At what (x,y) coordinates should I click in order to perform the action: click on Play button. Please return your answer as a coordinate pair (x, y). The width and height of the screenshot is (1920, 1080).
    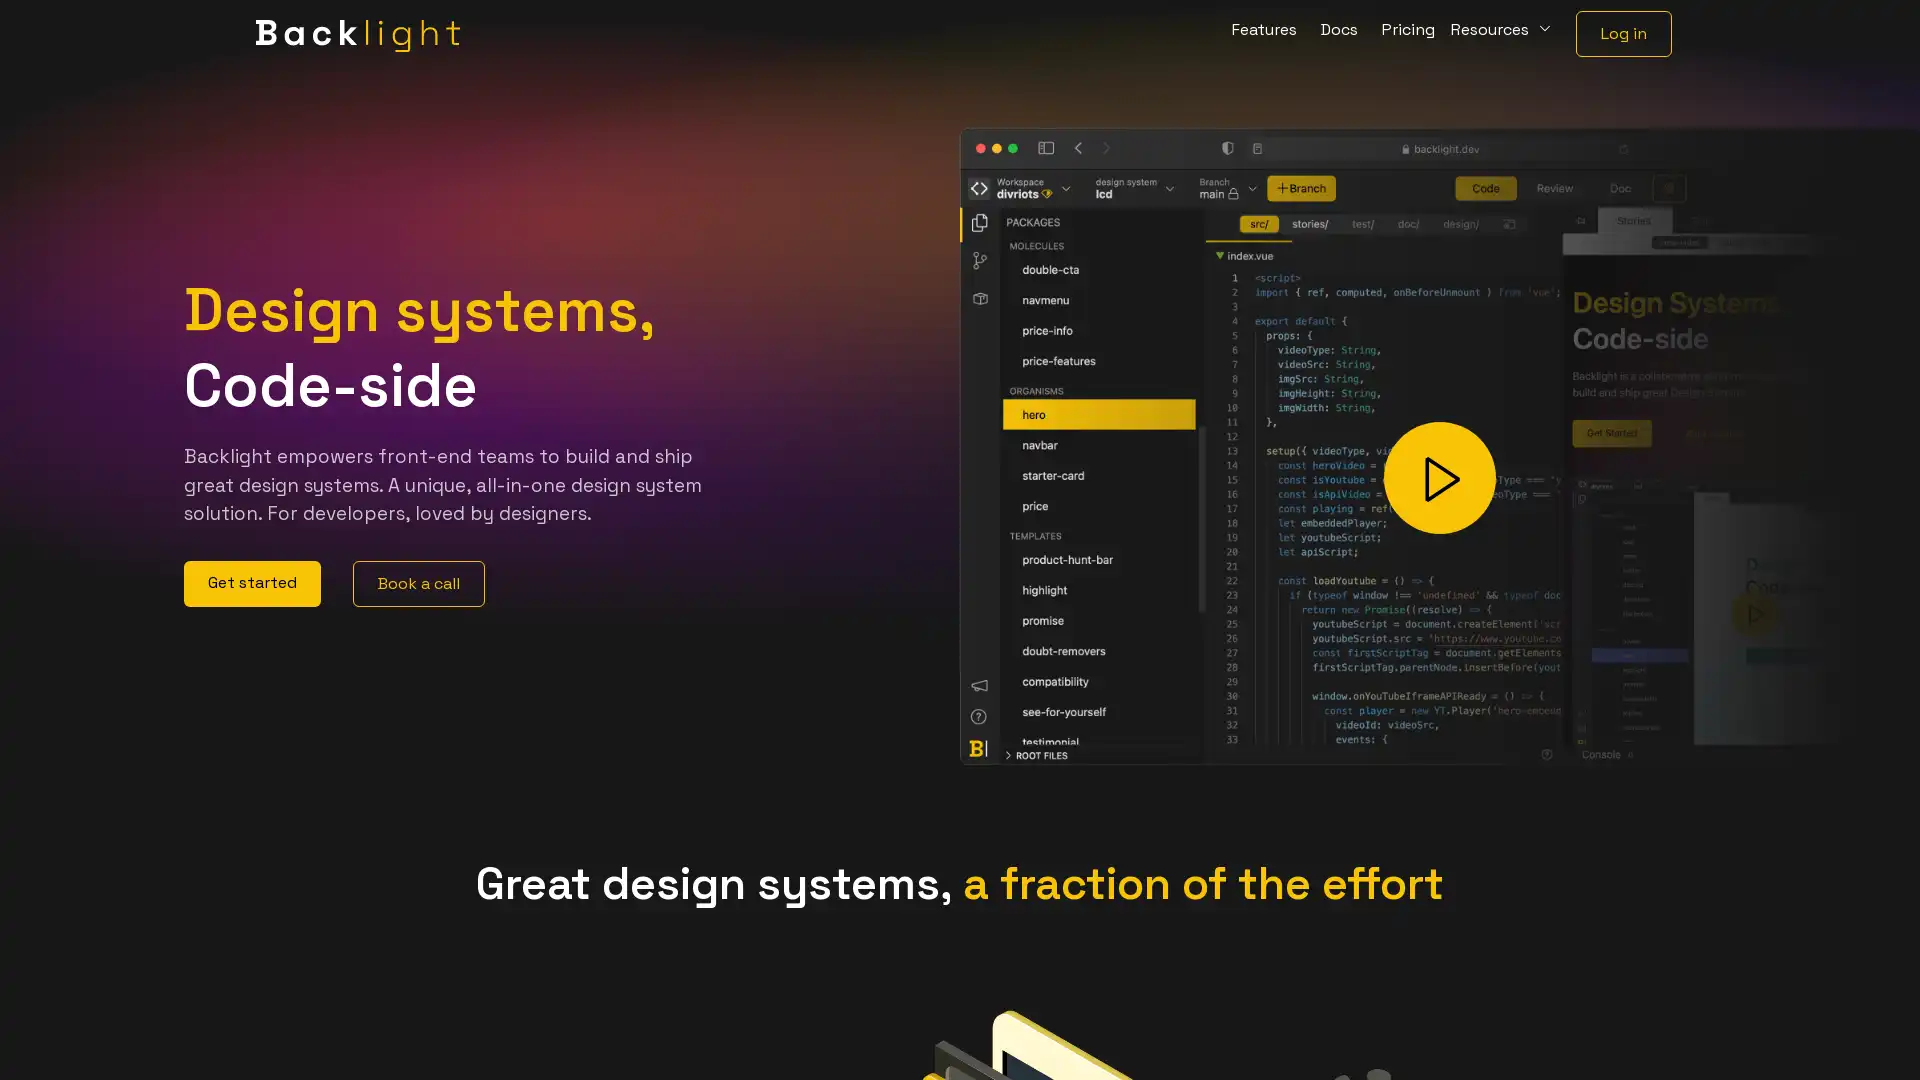
    Looking at the image, I should click on (1440, 478).